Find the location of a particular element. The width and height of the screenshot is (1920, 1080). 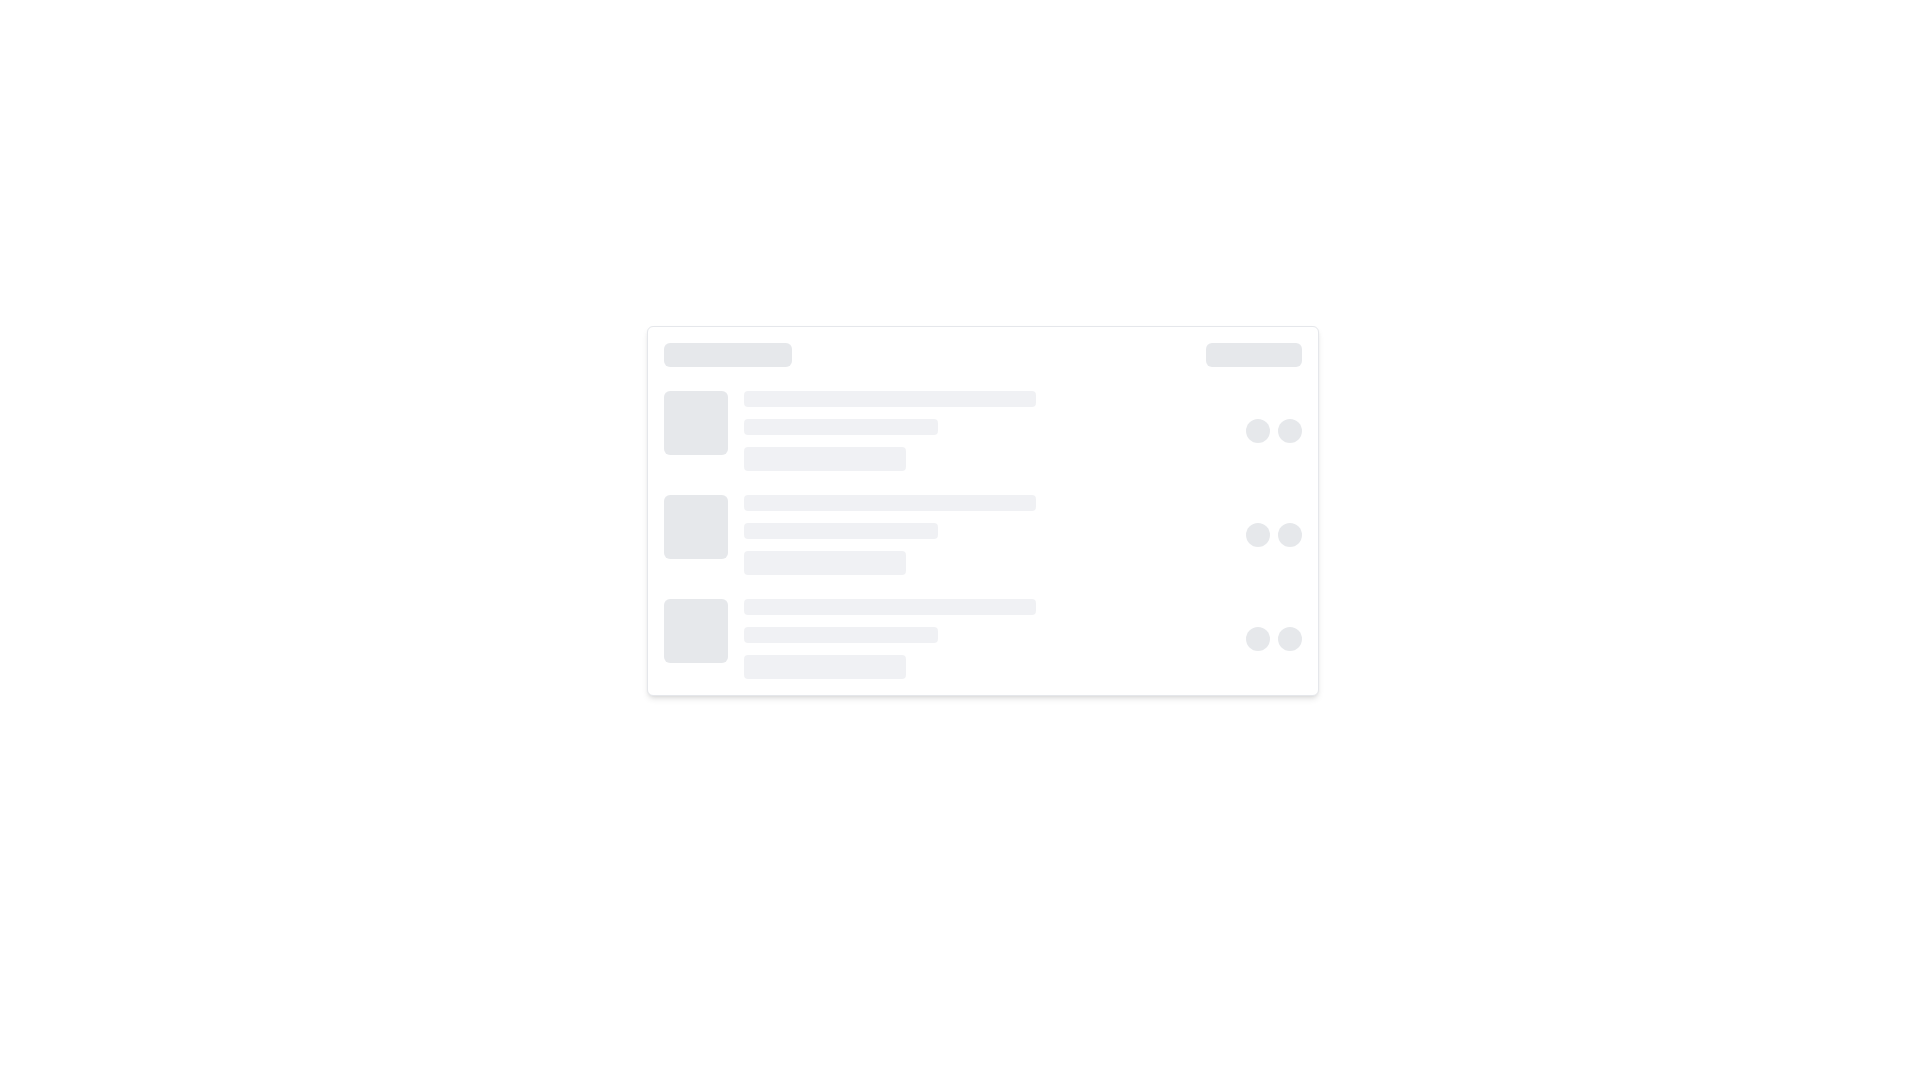

the leftmost circular visual marker element in the bottom-right section of the interface is located at coordinates (1256, 639).